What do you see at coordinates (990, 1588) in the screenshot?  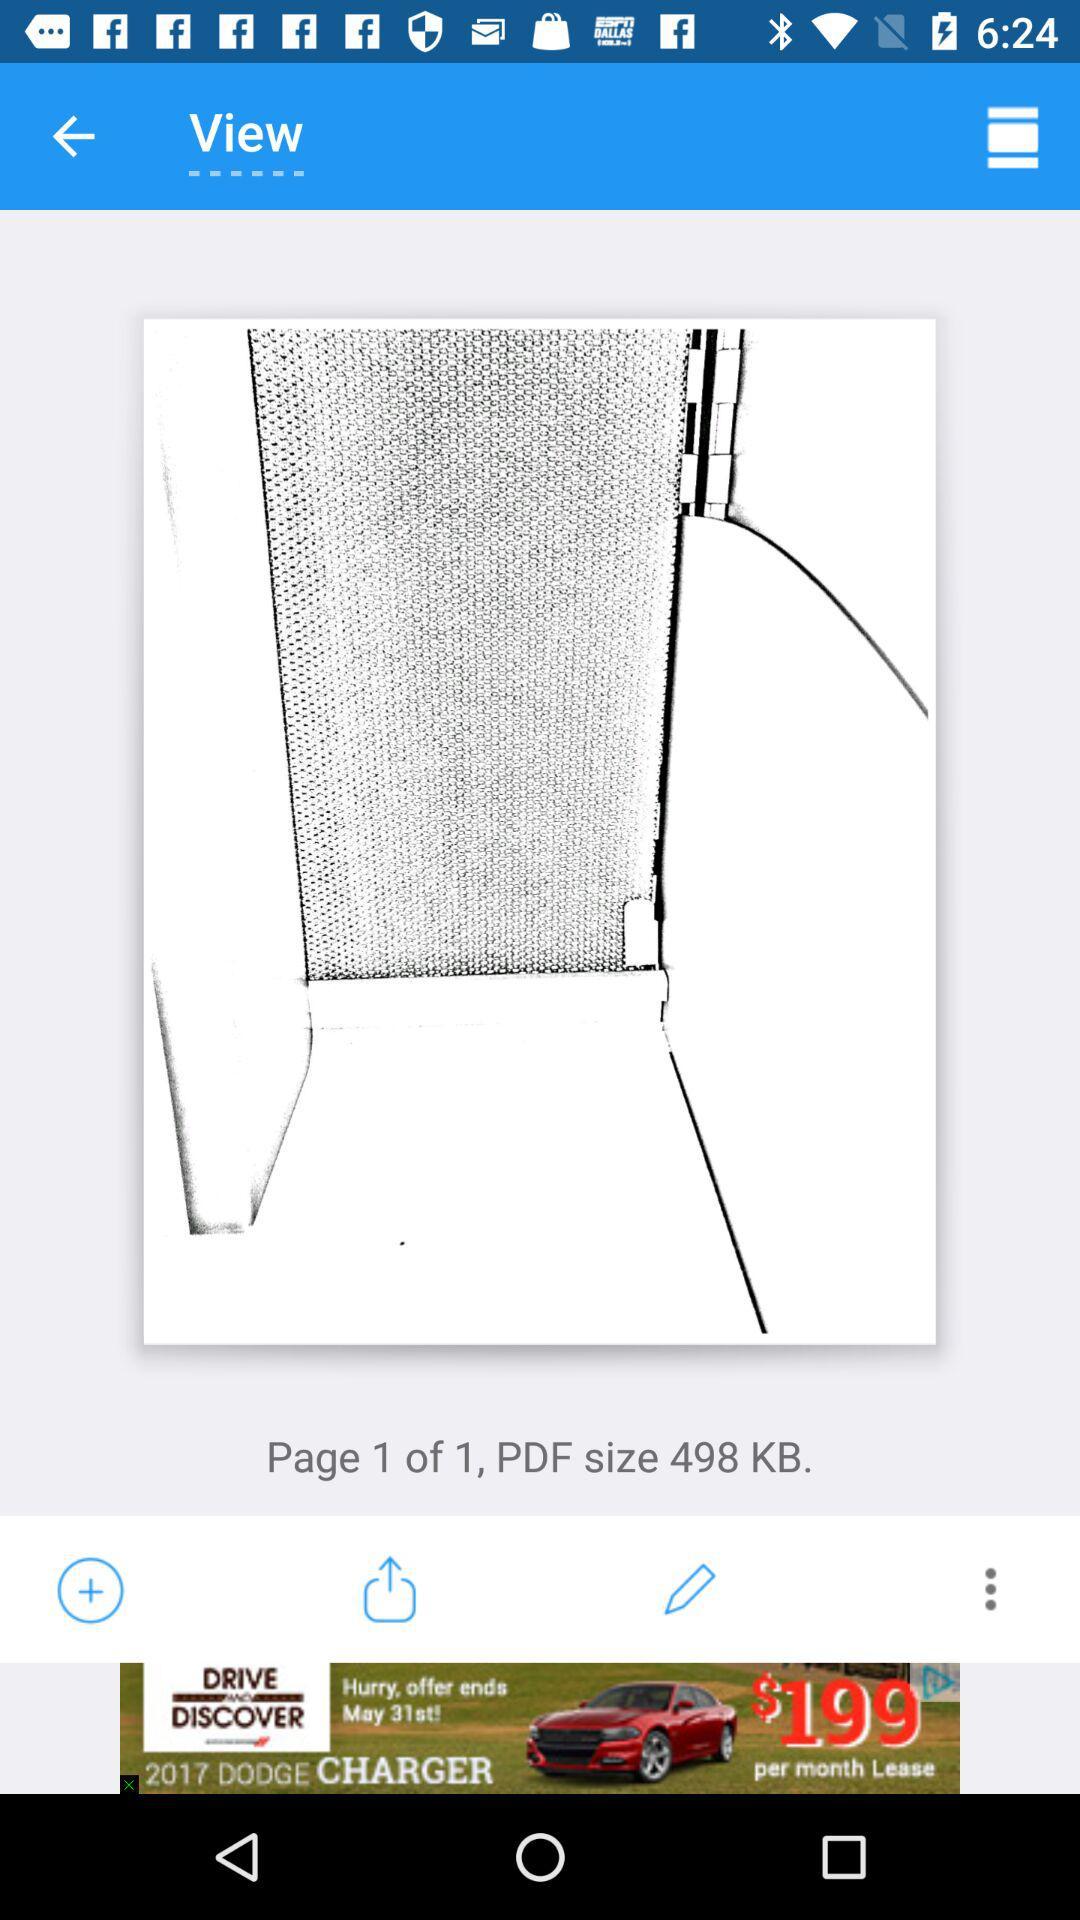 I see `the more icon` at bounding box center [990, 1588].